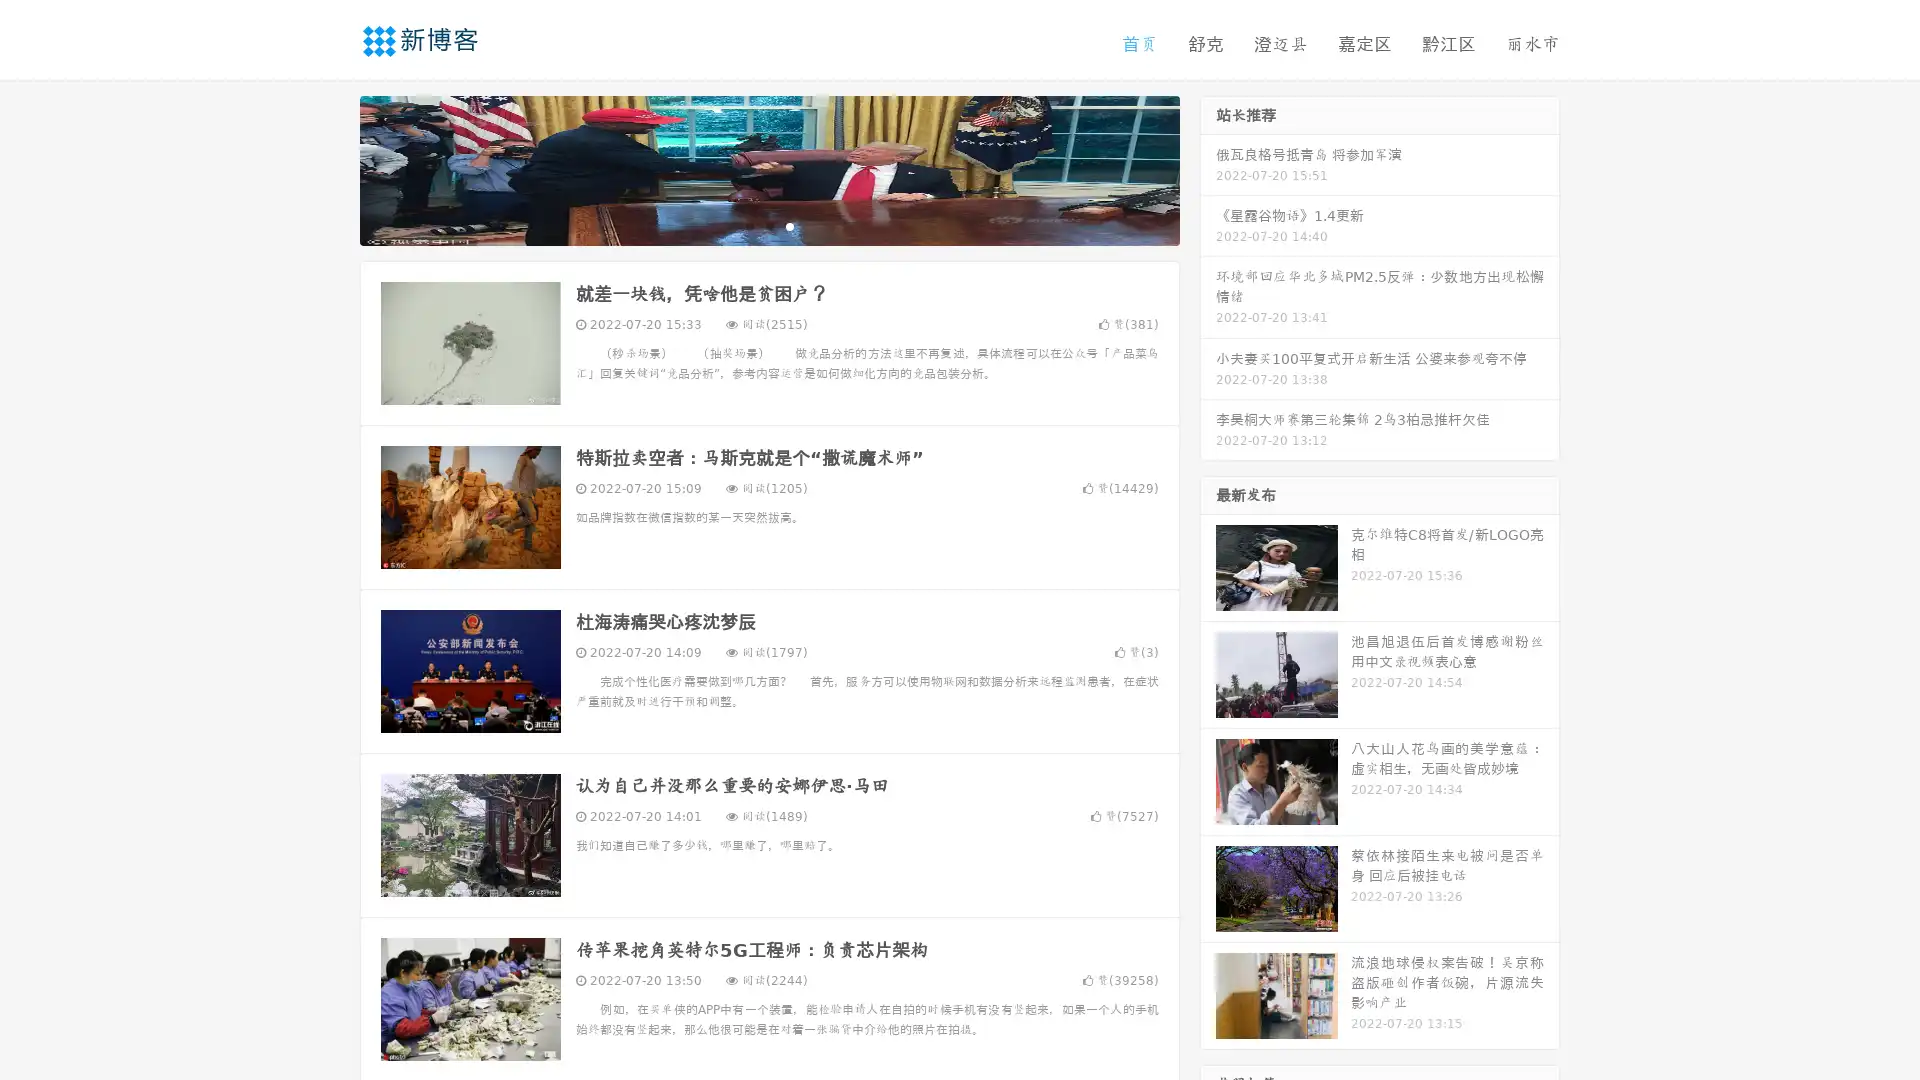 The height and width of the screenshot is (1080, 1920). Describe the element at coordinates (1208, 168) in the screenshot. I see `Next slide` at that location.